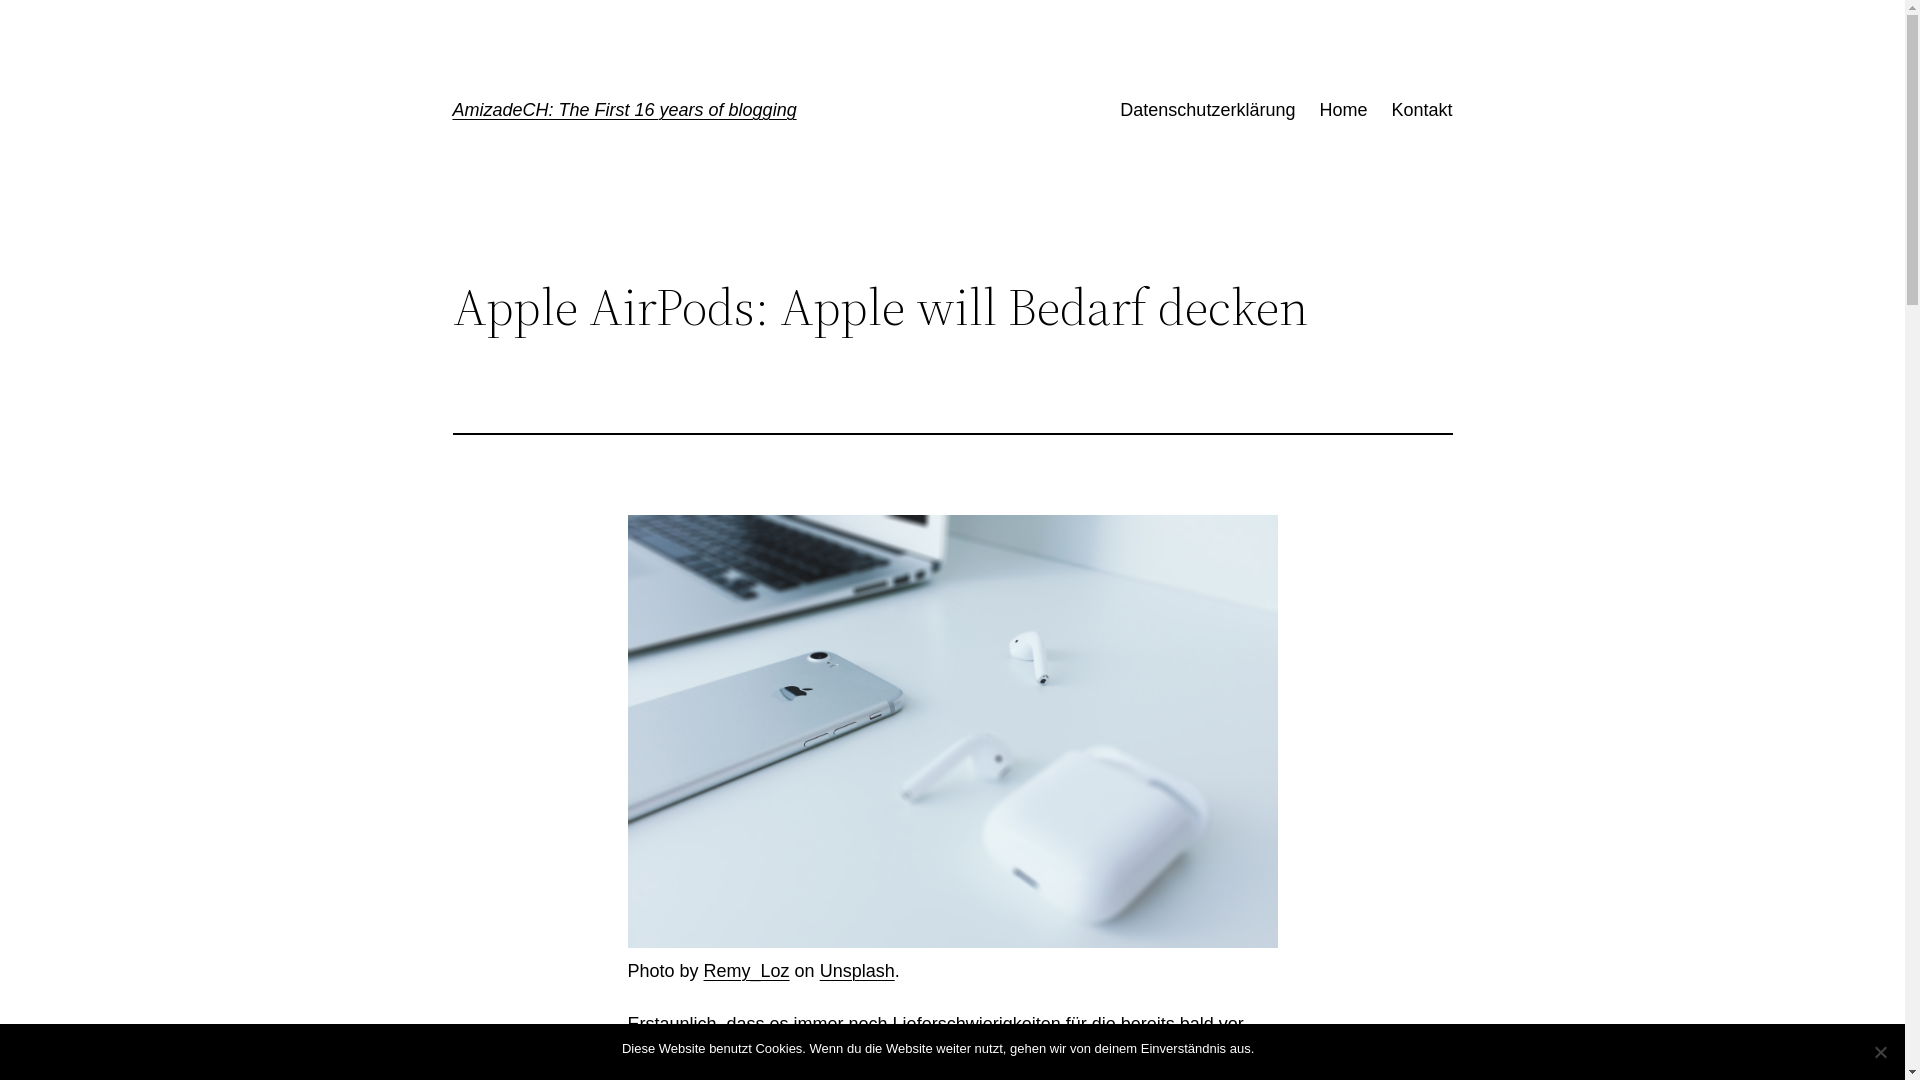 The width and height of the screenshot is (1920, 1080). I want to click on 'Nein', so click(1879, 1051).